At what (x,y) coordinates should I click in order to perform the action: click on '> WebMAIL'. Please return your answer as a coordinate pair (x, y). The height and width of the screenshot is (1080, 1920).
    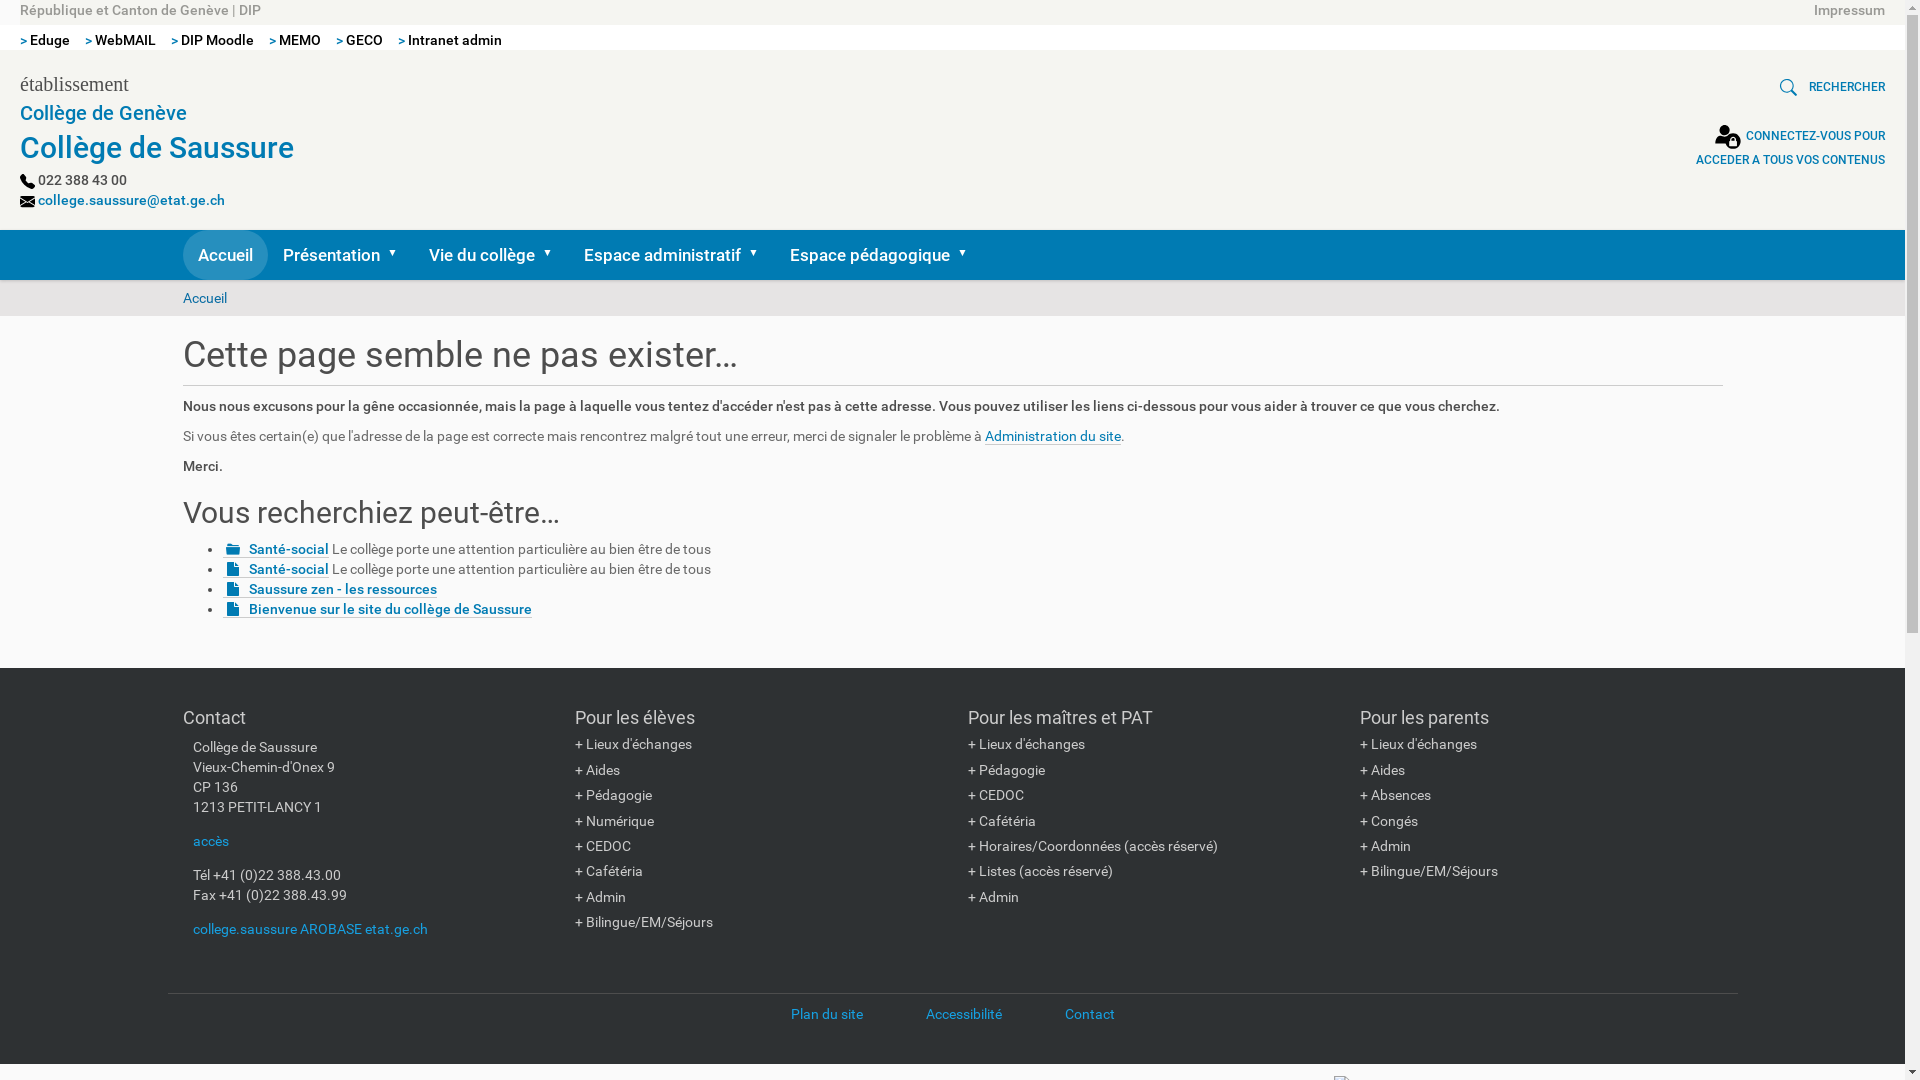
    Looking at the image, I should click on (119, 39).